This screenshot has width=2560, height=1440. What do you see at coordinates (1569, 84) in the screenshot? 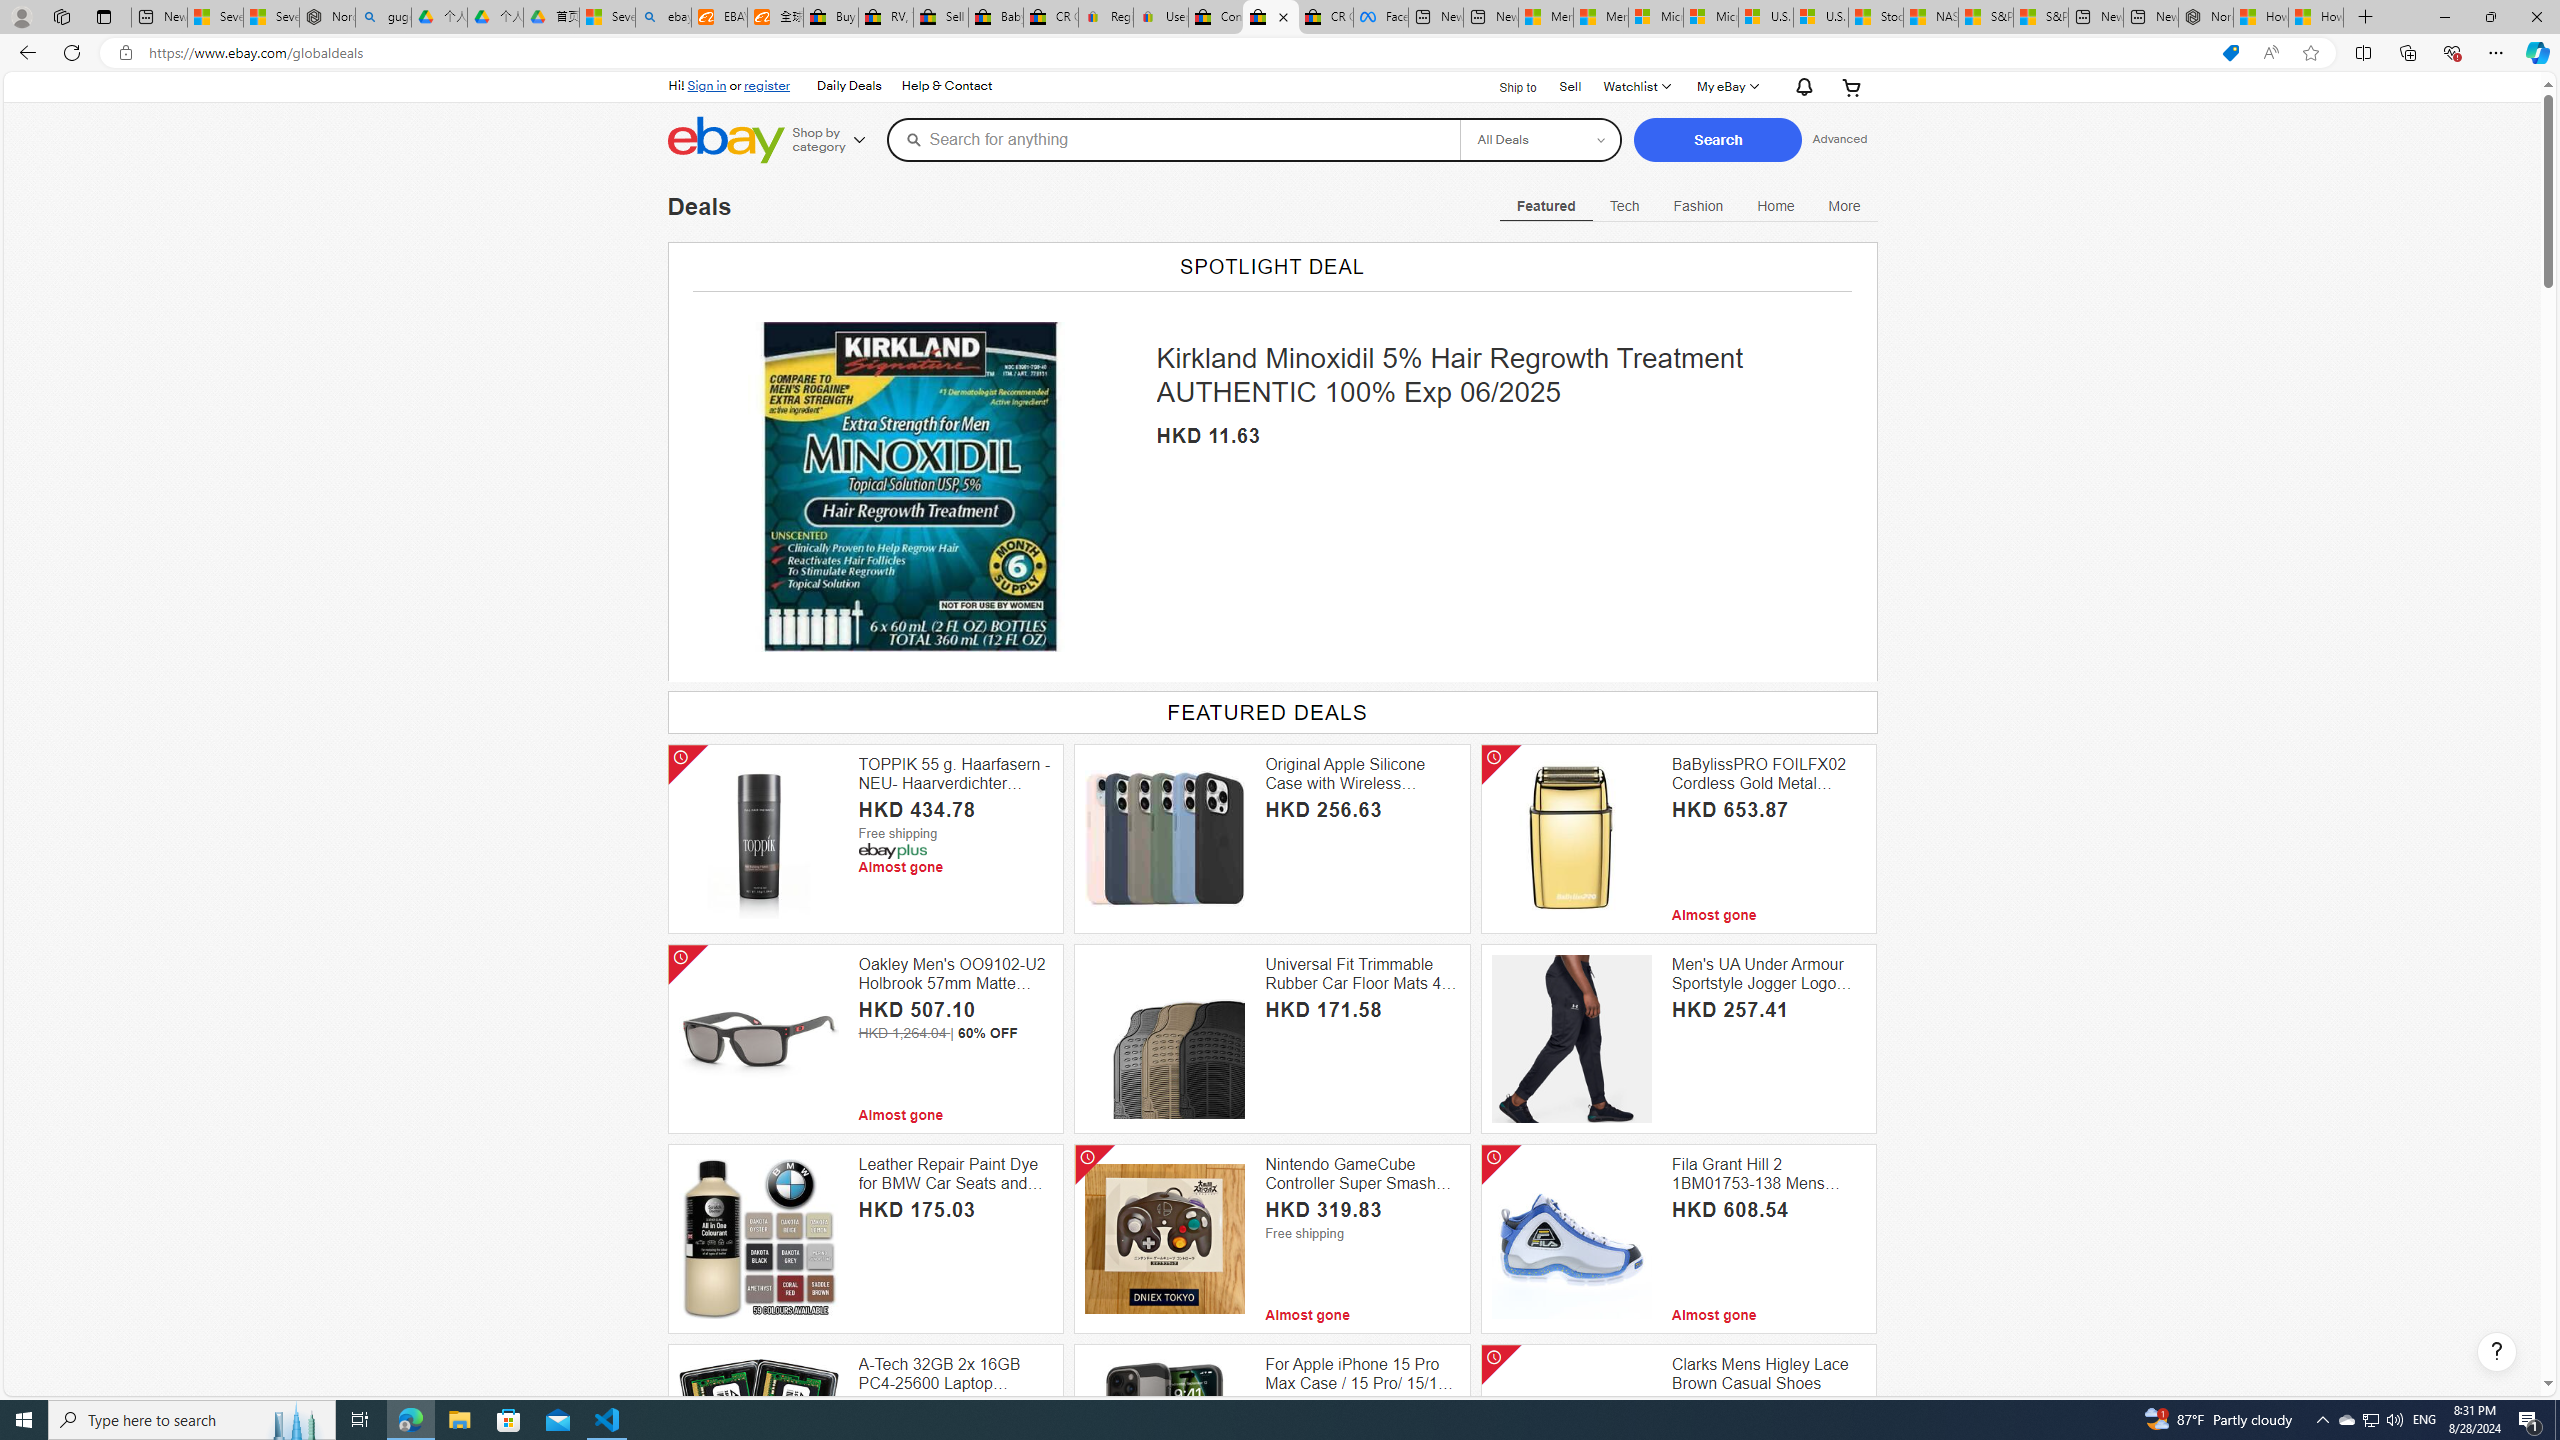
I see `'Sell'` at bounding box center [1569, 84].